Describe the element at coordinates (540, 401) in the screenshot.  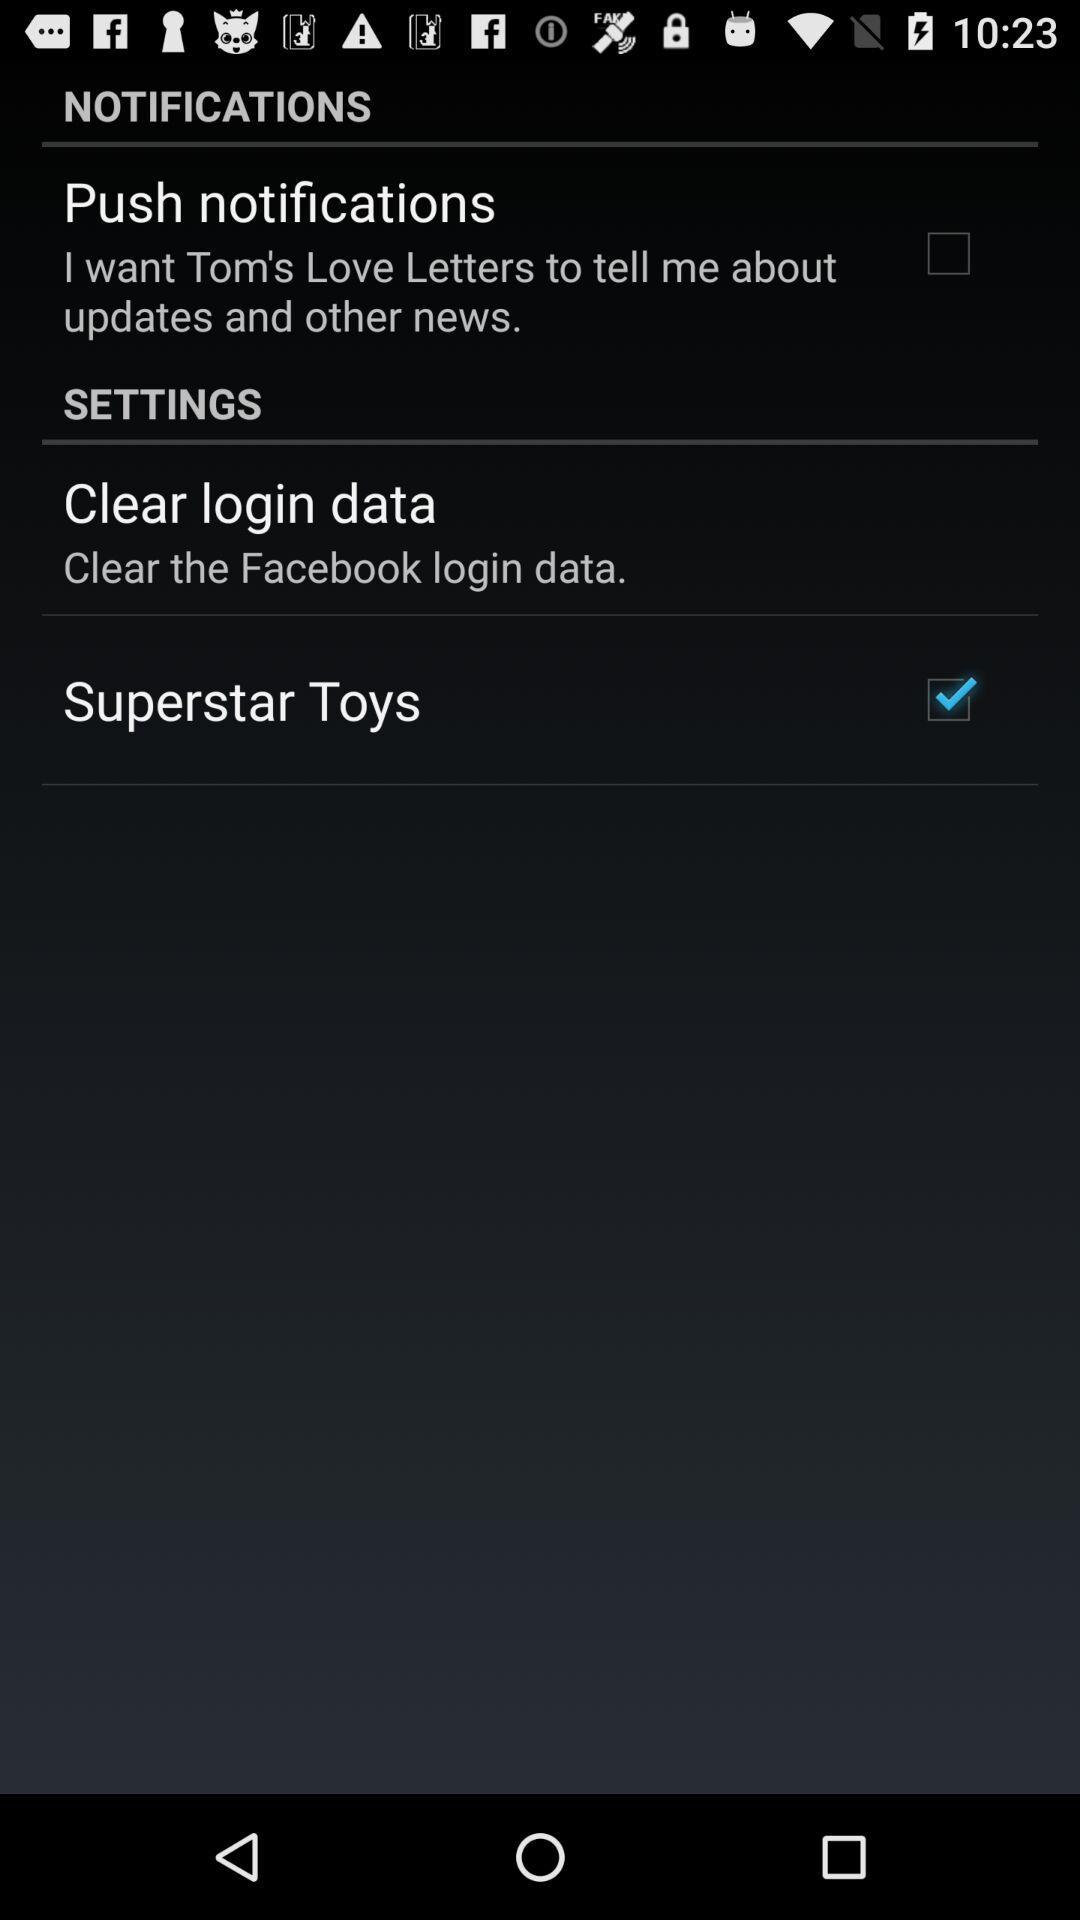
I see `settings item` at that location.